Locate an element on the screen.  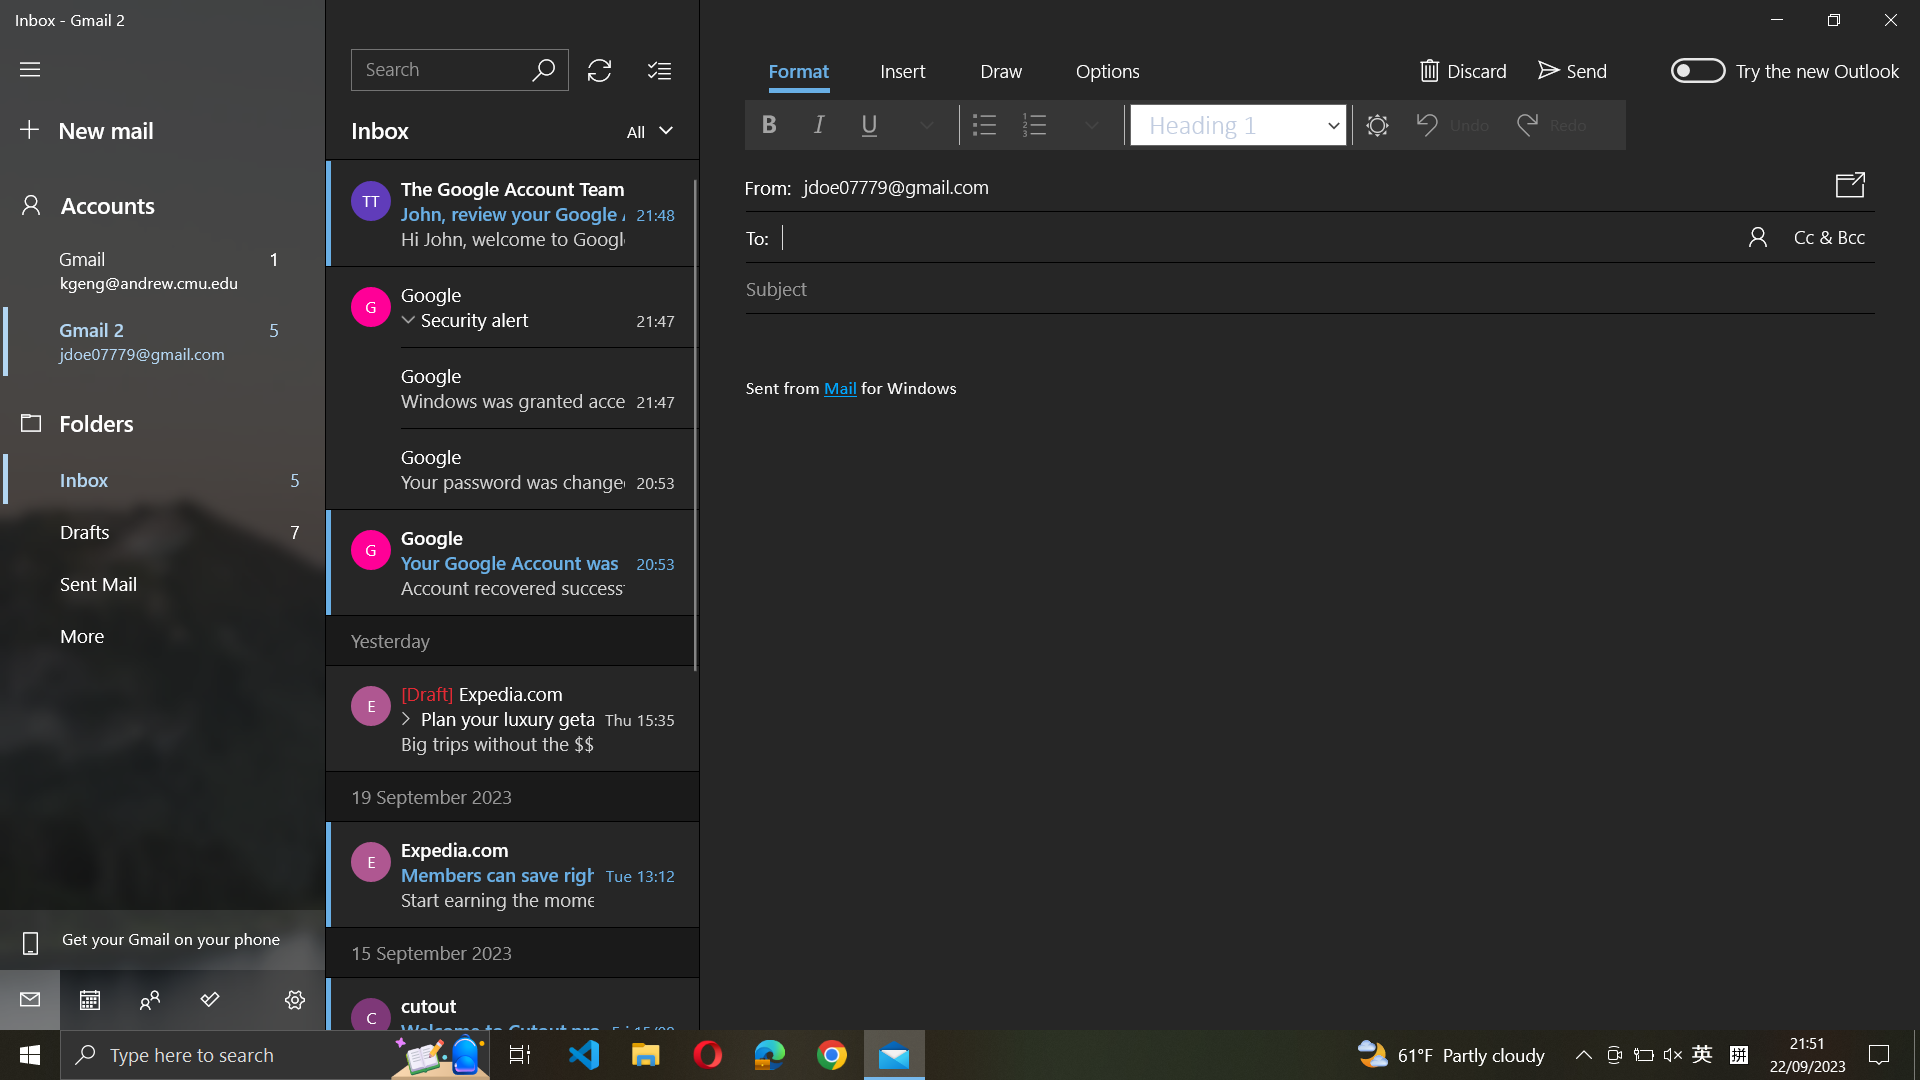
Insert the recipient"s email as "xyz@gmail.com" is located at coordinates (1275, 234).